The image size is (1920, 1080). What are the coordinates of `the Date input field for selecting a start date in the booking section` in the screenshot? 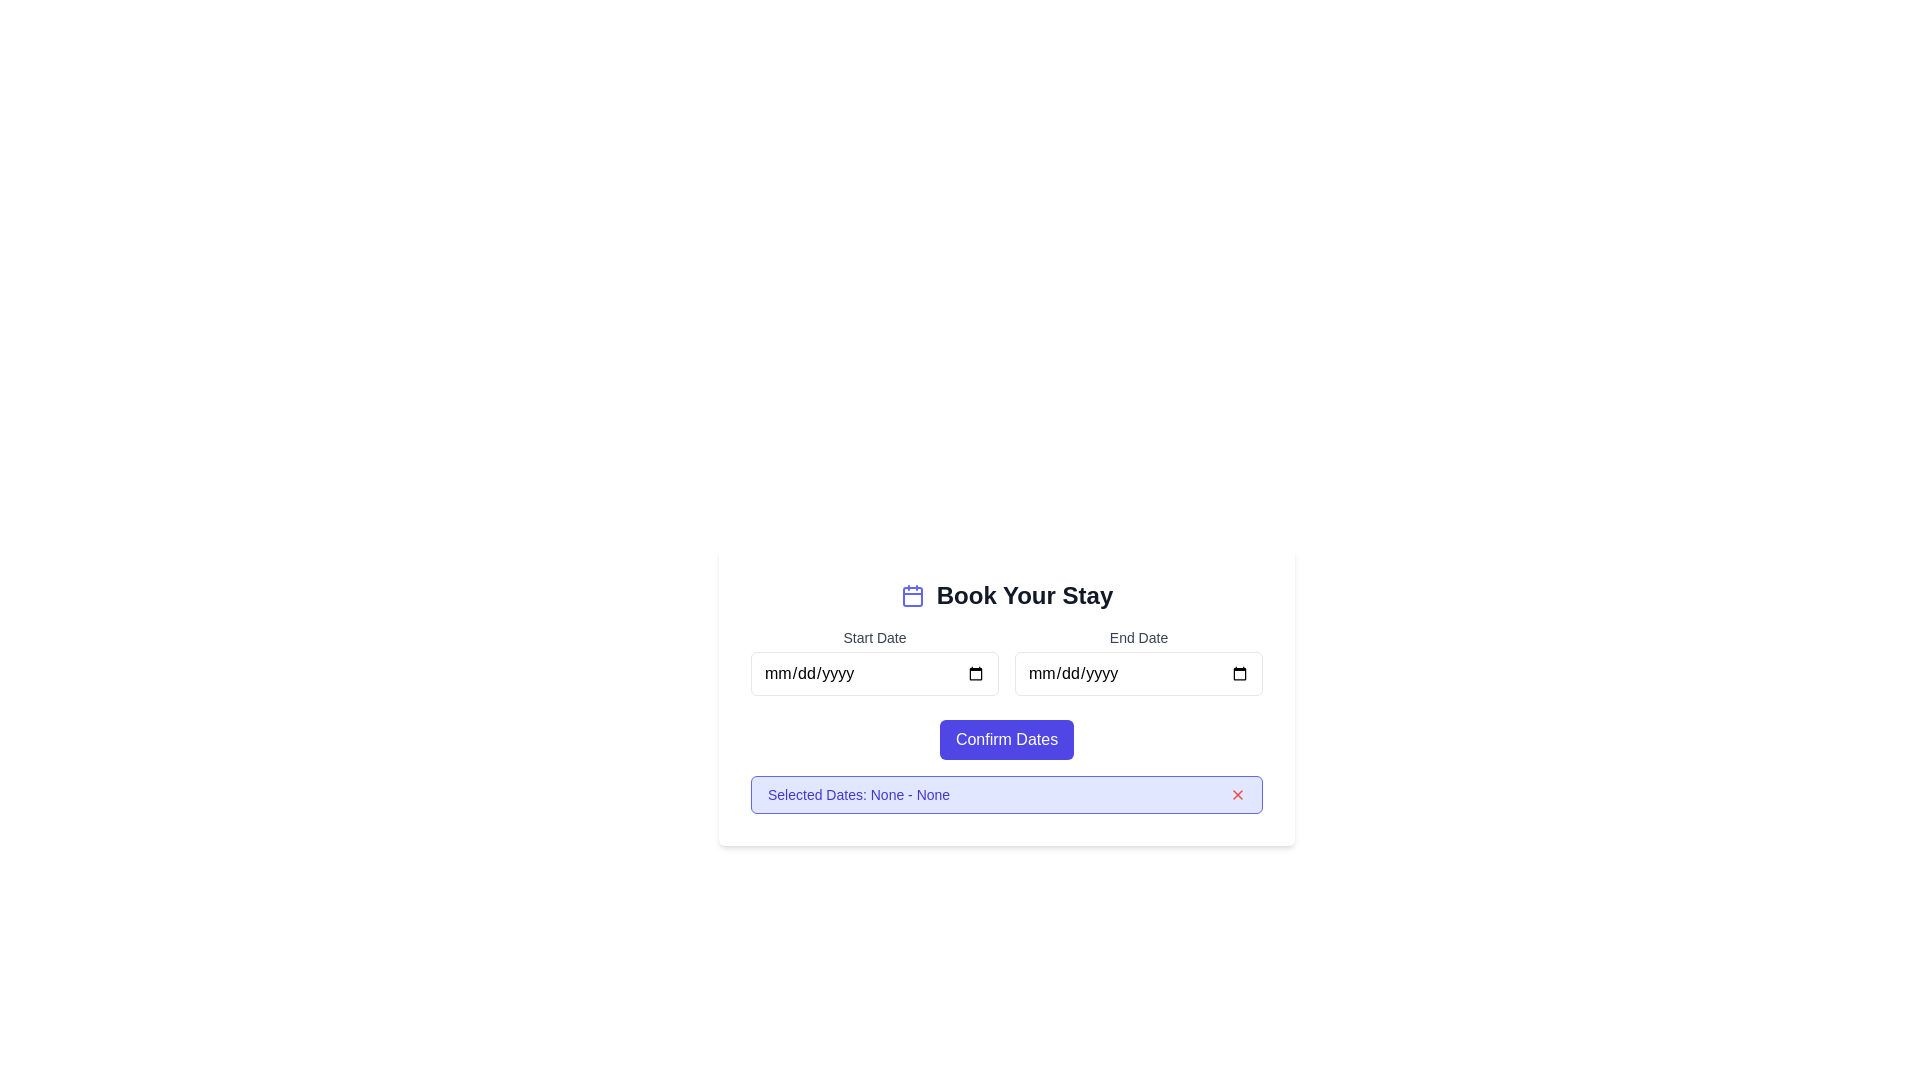 It's located at (874, 674).